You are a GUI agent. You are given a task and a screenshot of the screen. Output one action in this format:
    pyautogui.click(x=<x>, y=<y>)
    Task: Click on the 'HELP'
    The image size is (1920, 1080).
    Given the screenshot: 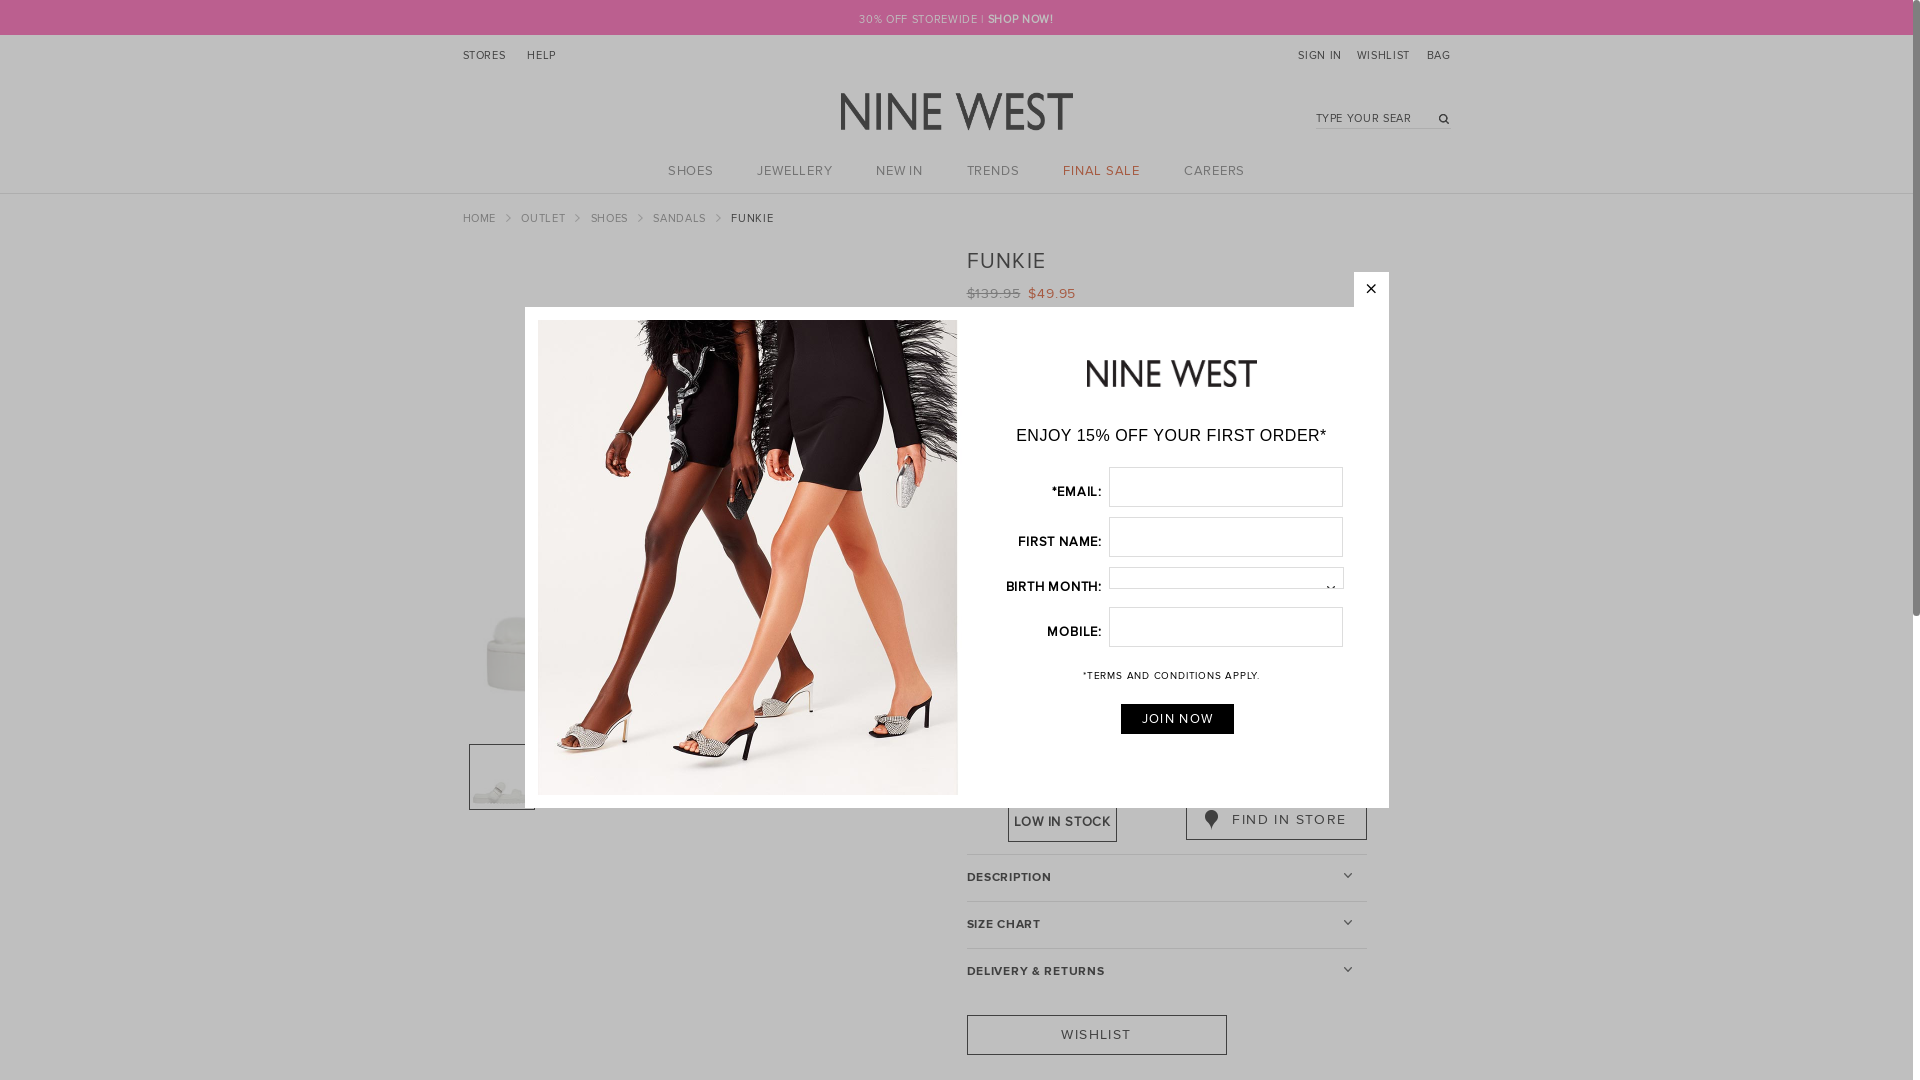 What is the action you would take?
    pyautogui.click(x=541, y=56)
    